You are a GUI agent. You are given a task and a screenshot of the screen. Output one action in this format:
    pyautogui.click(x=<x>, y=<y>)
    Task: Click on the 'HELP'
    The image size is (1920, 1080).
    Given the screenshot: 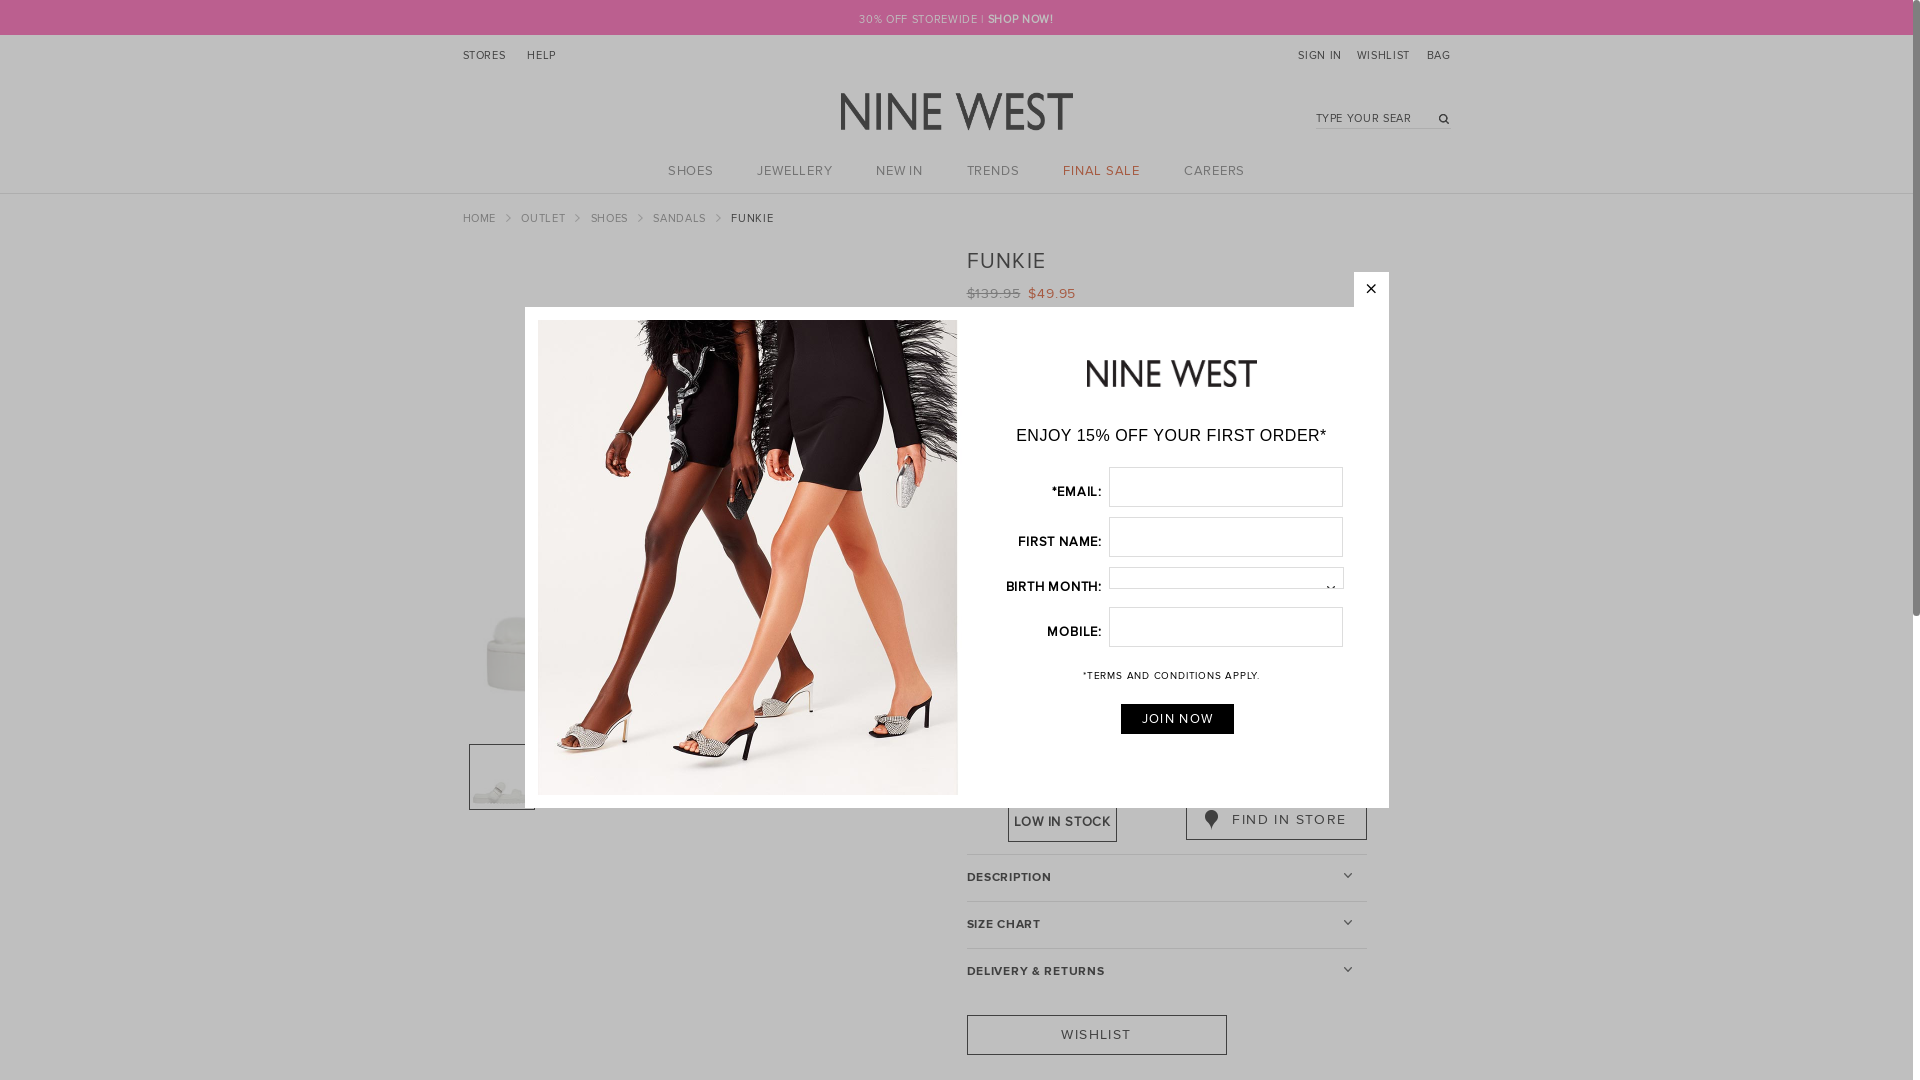 What is the action you would take?
    pyautogui.click(x=541, y=56)
    